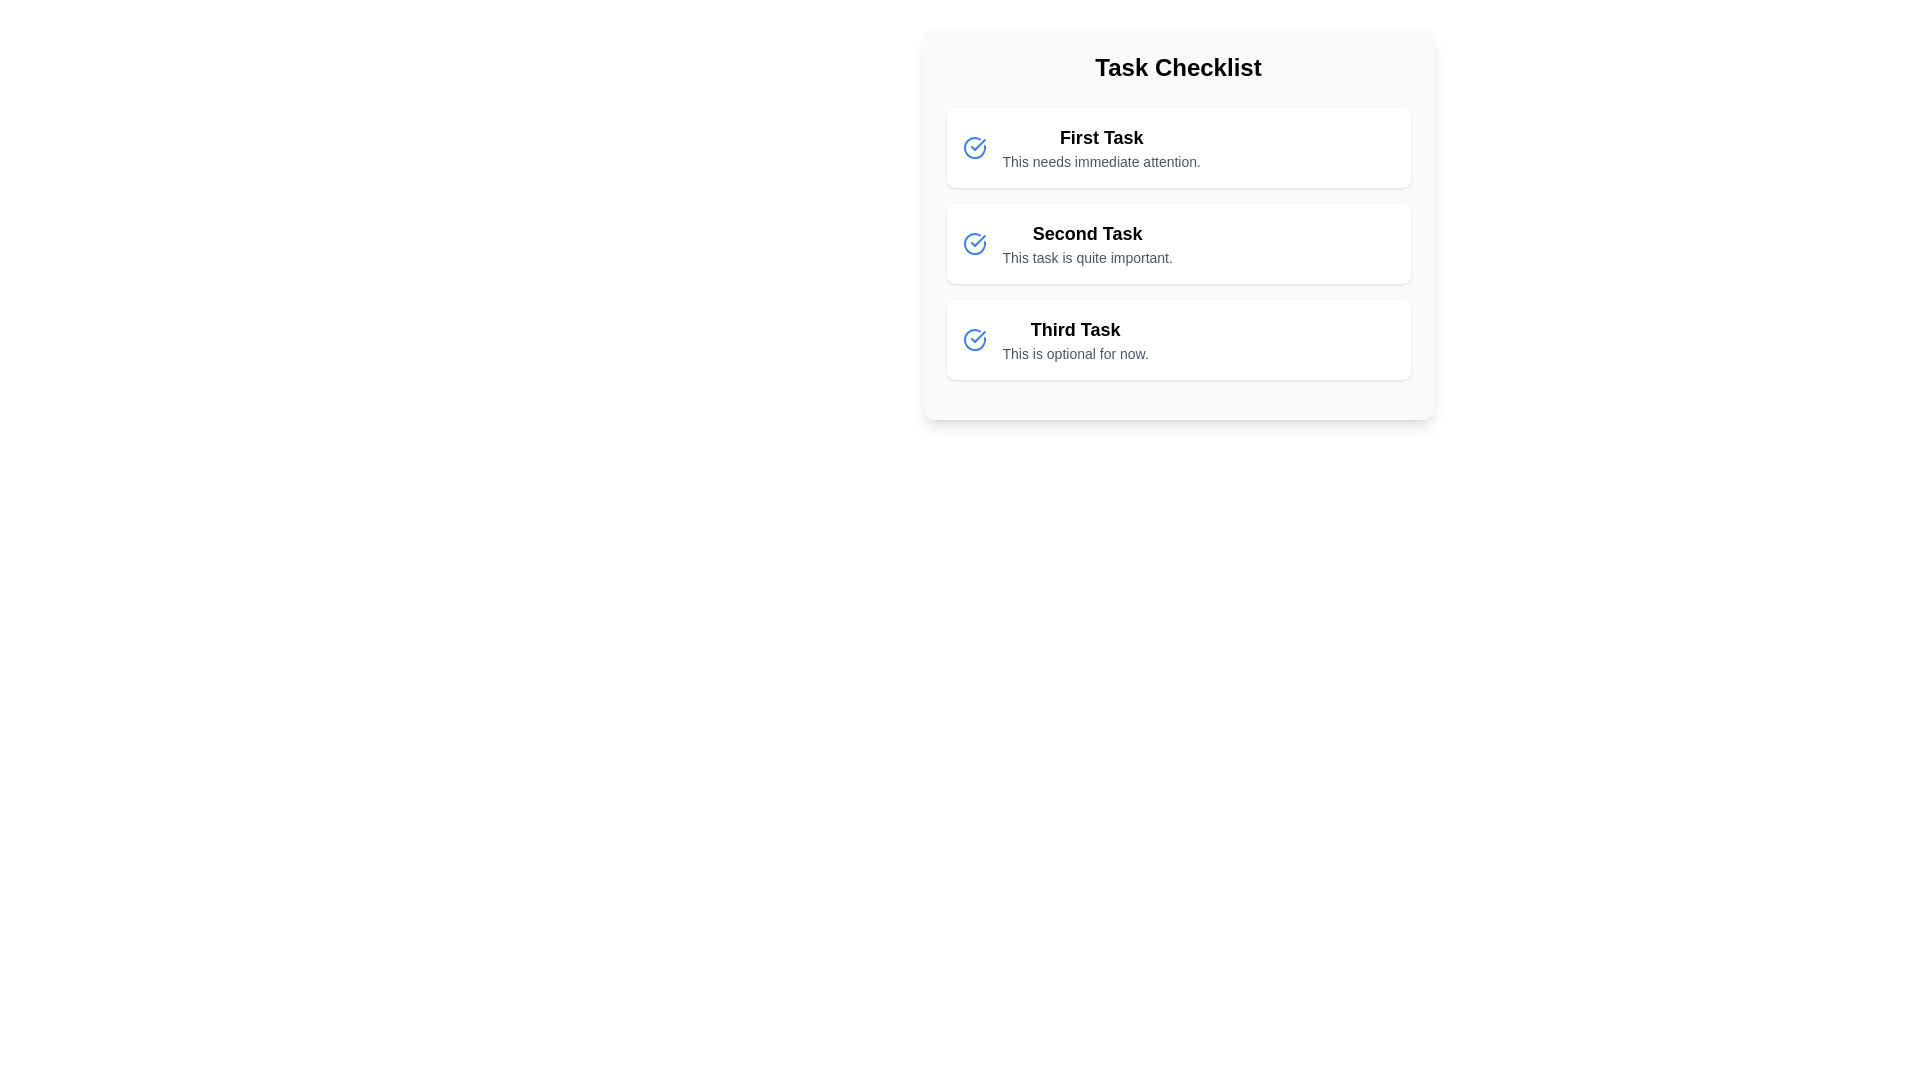  Describe the element at coordinates (974, 146) in the screenshot. I see `the button to mark the task First Task as completed` at that location.